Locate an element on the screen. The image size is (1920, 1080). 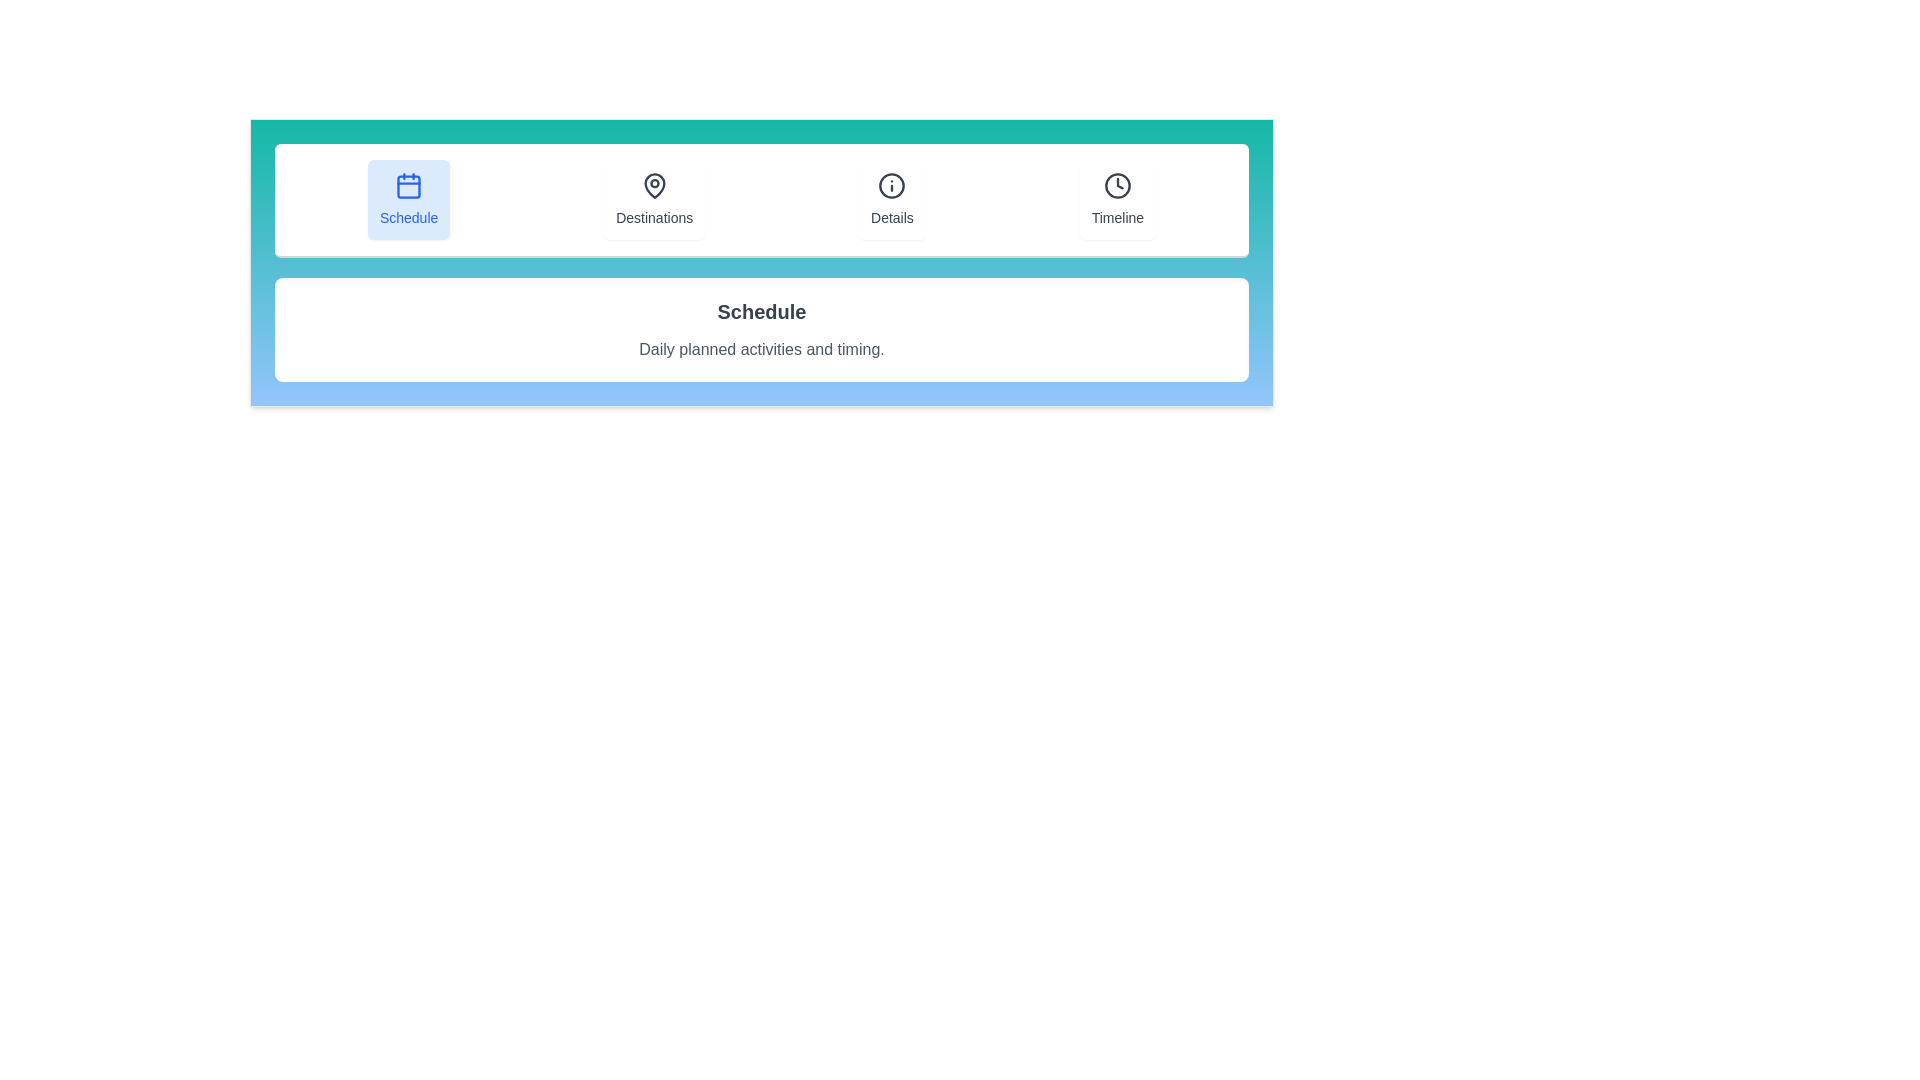
the tab labeled Destinations is located at coordinates (653, 200).